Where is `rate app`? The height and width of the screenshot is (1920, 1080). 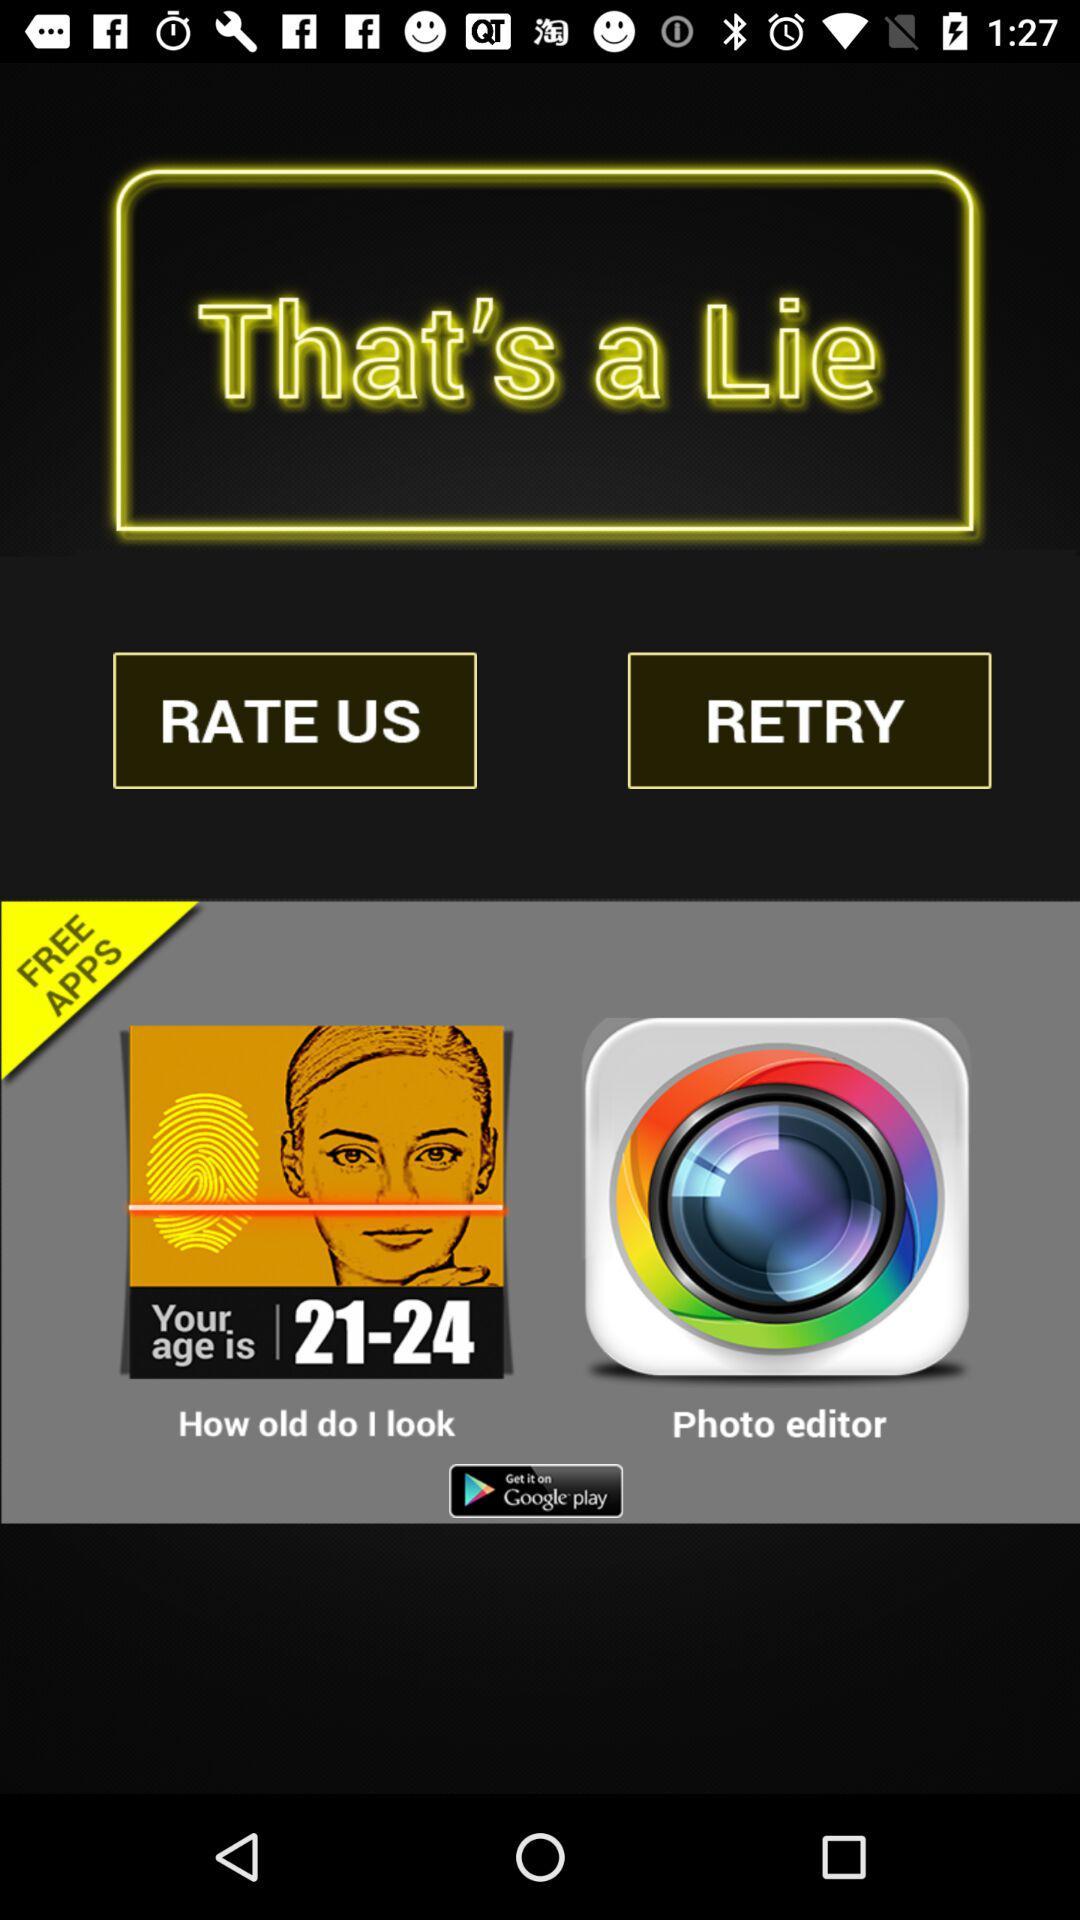
rate app is located at coordinates (295, 720).